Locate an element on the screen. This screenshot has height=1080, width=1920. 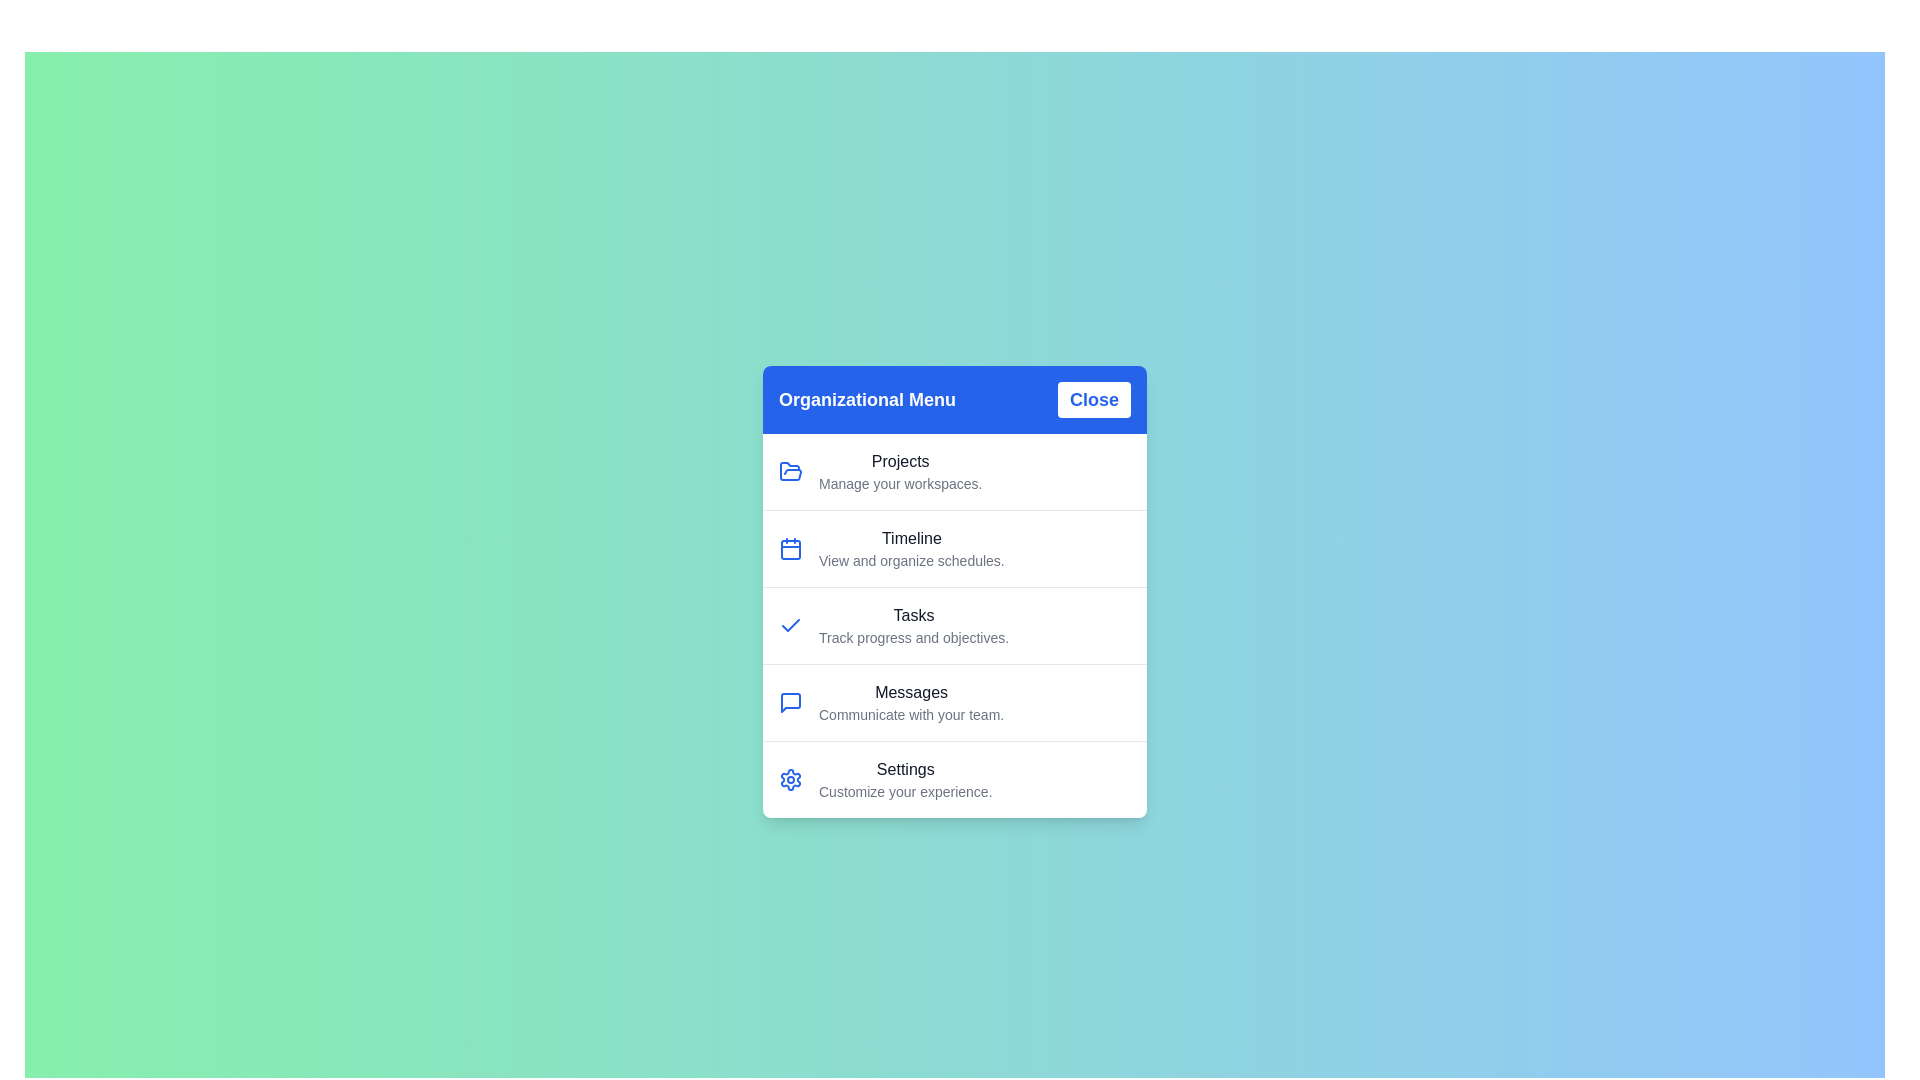
the menu item labeled Tasks to trigger its hover state is located at coordinates (954, 623).